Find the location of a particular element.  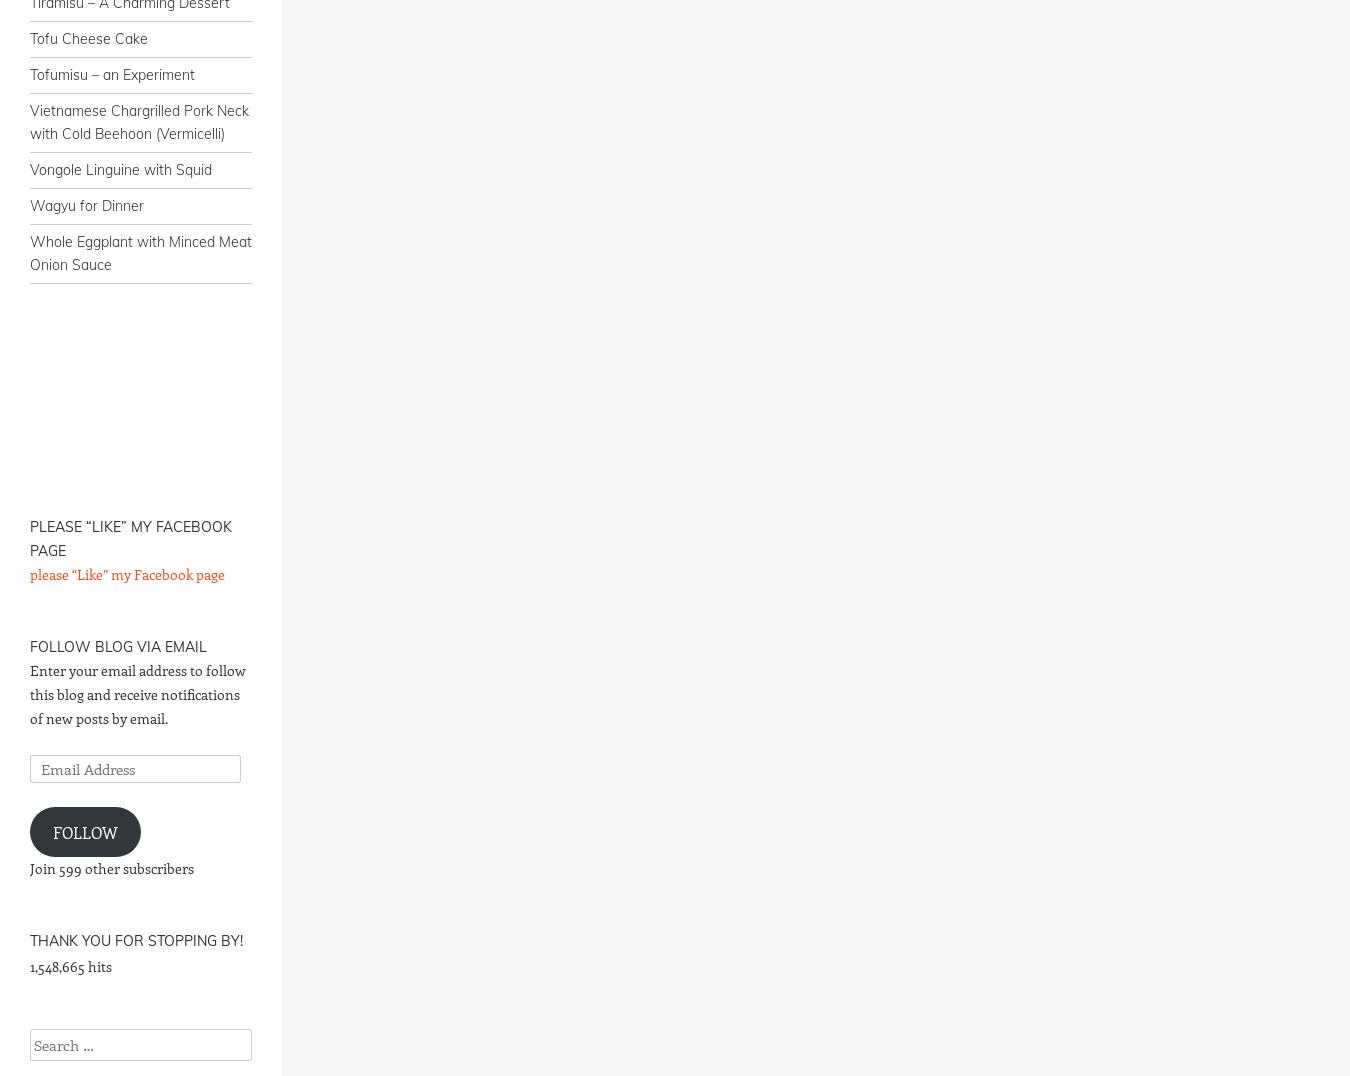

'1,548,665 hits' is located at coordinates (70, 966).